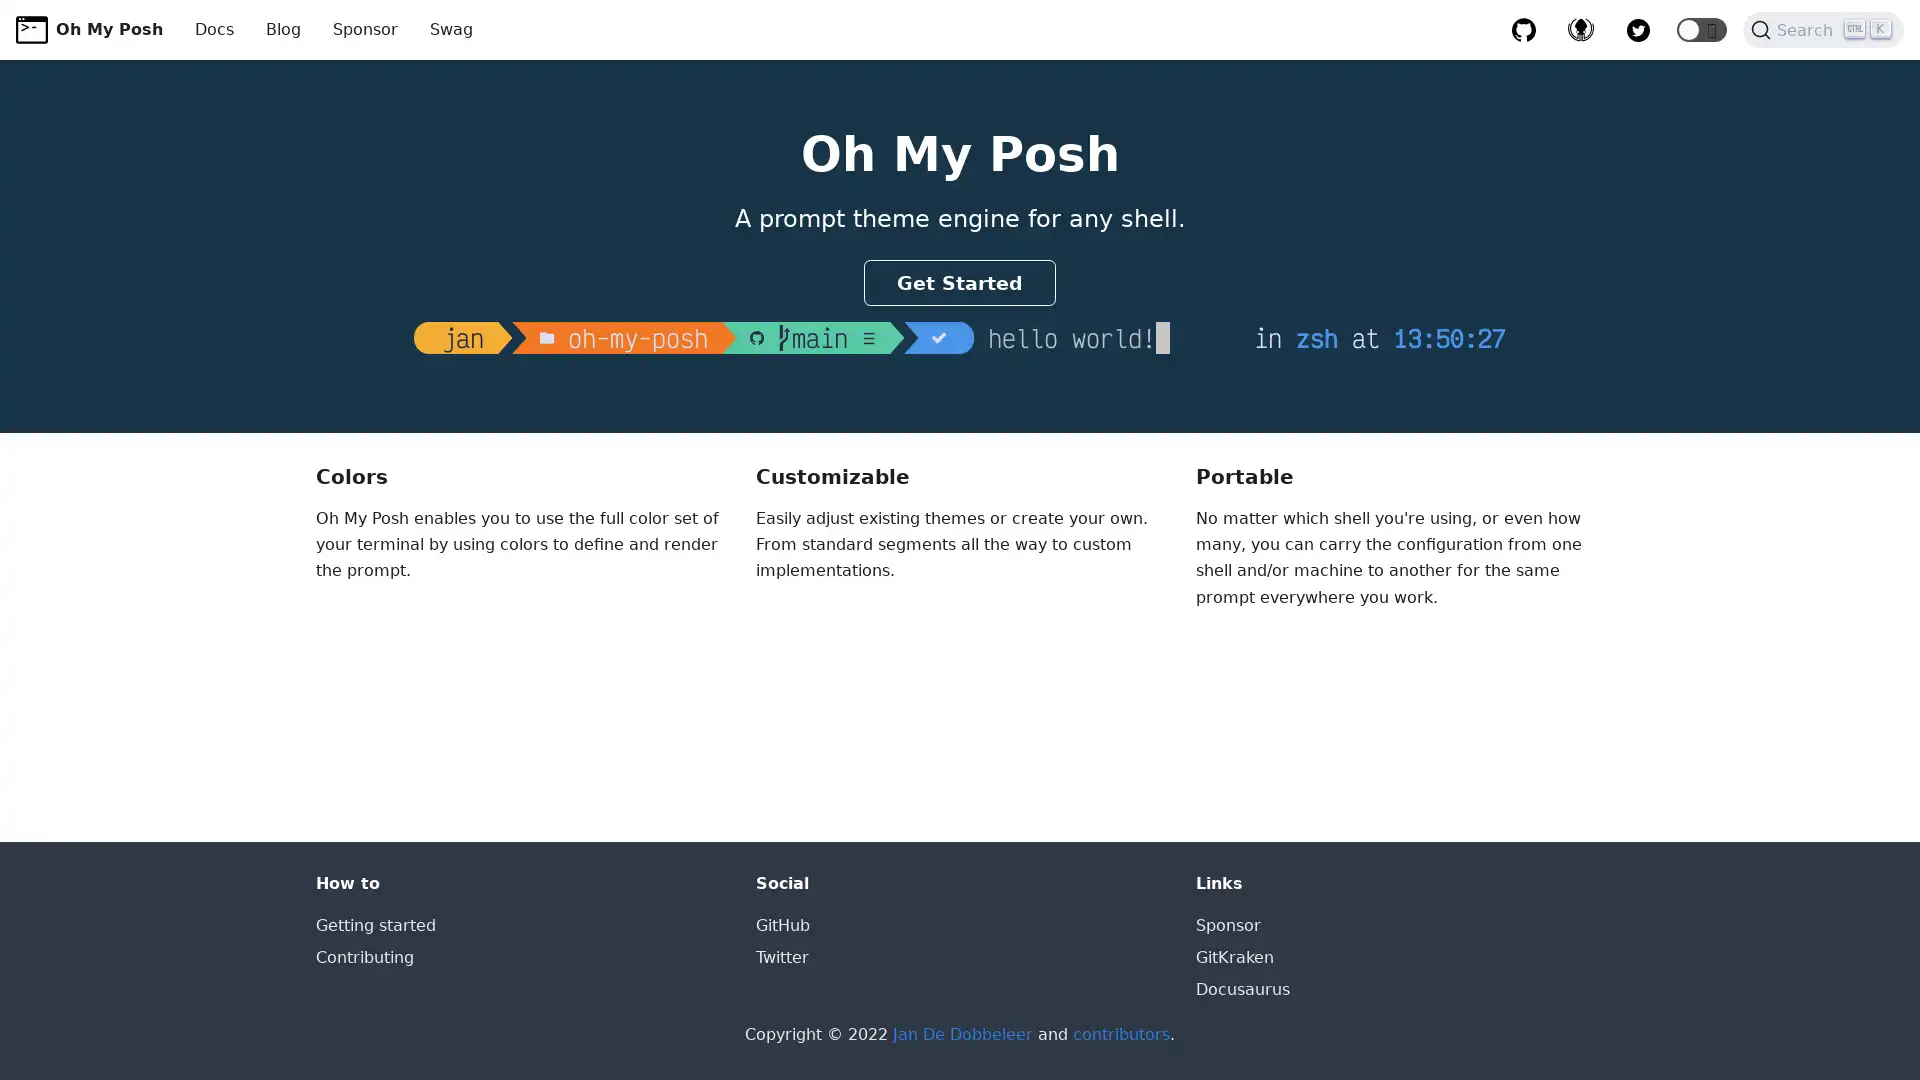 The height and width of the screenshot is (1080, 1920). What do you see at coordinates (1701, 30) in the screenshot?
I see `Switch between dark and light mode` at bounding box center [1701, 30].